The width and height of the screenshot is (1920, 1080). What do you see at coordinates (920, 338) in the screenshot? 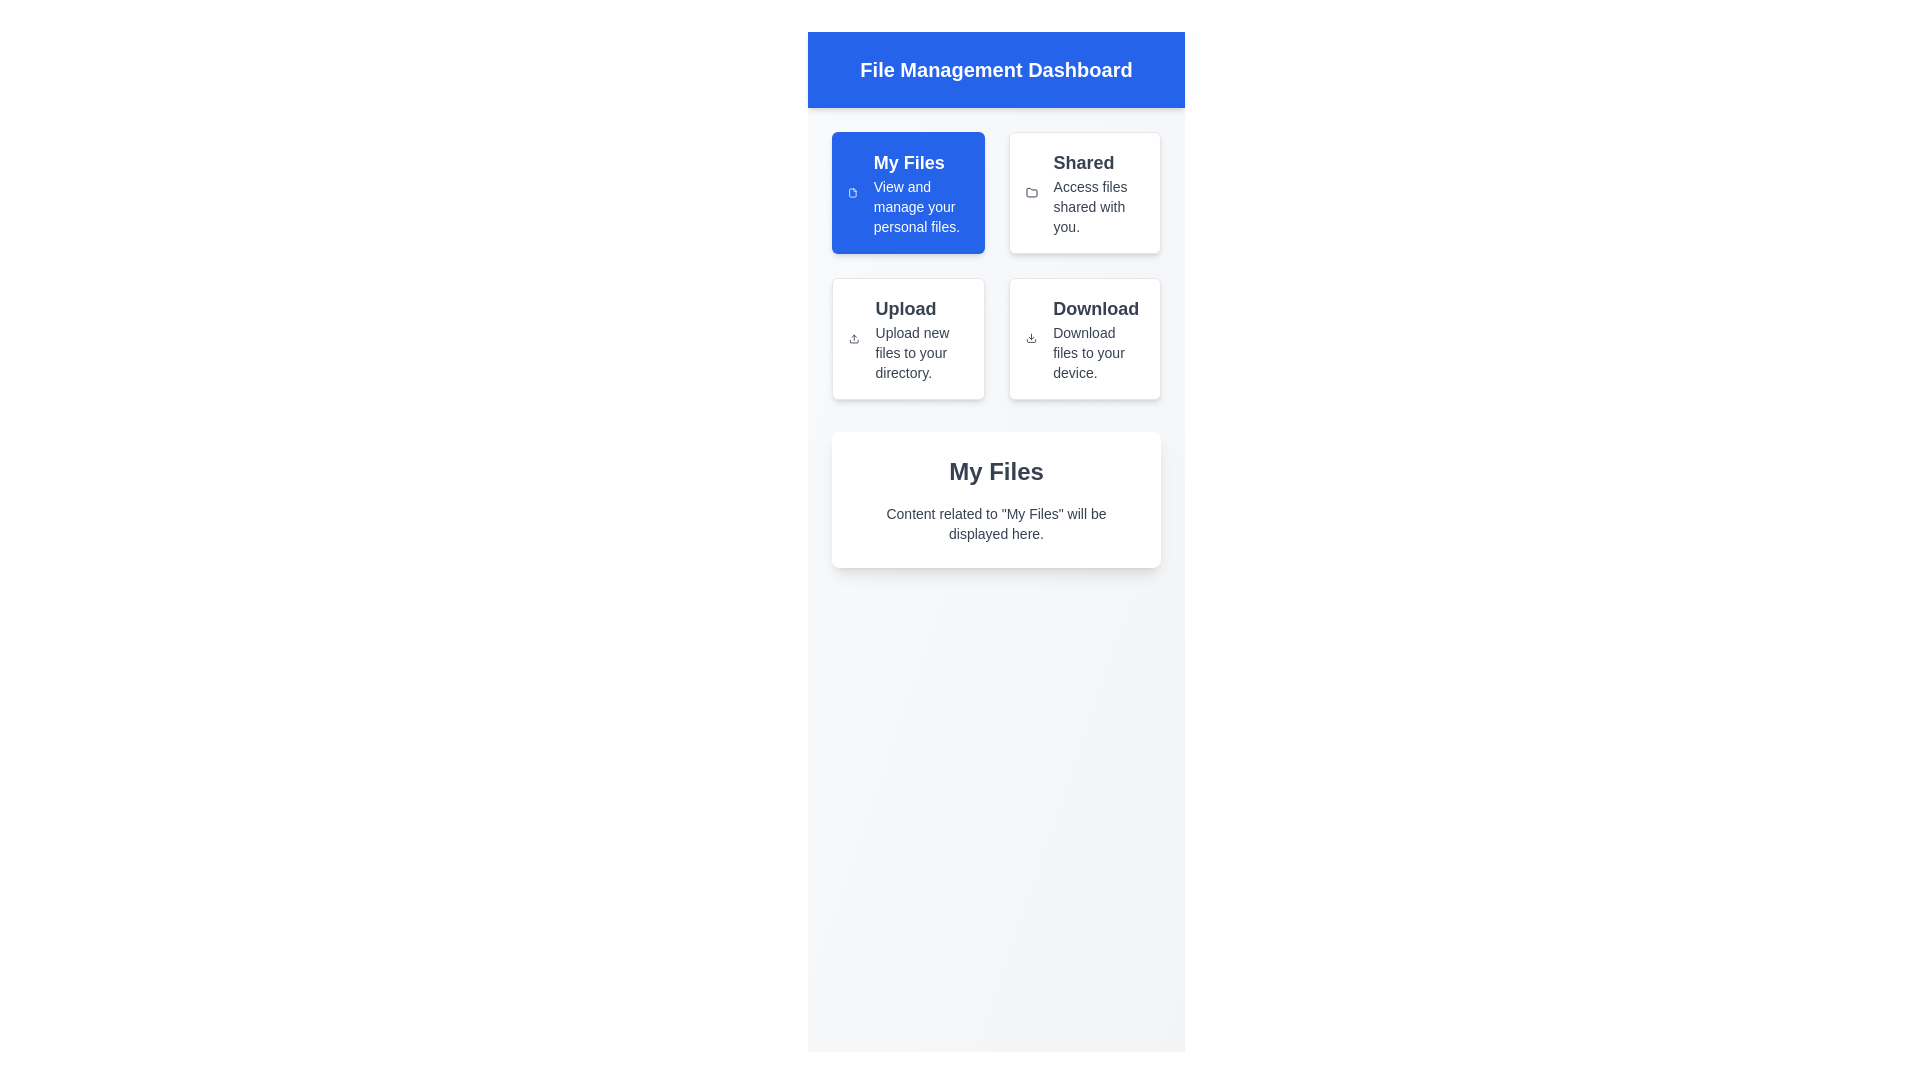
I see `the text block containing the title 'Upload' and the explanatory text 'Upload new files to your directory.' which is displayed in a card layout` at bounding box center [920, 338].